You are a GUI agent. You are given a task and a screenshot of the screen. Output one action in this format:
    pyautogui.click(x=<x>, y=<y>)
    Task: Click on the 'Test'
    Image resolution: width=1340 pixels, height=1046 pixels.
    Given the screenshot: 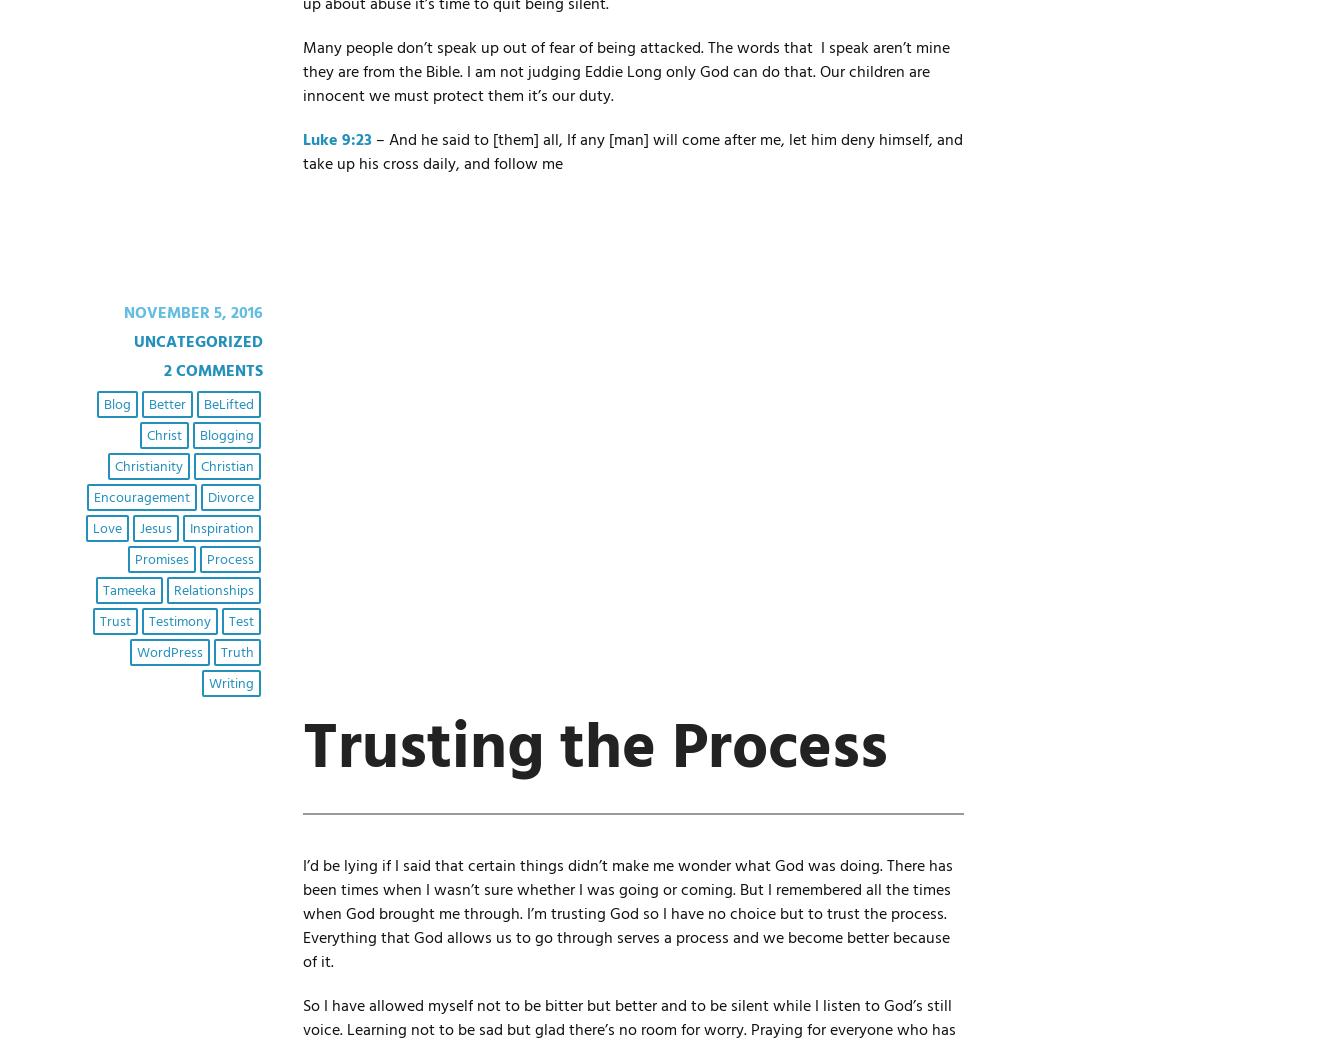 What is the action you would take?
    pyautogui.click(x=239, y=621)
    